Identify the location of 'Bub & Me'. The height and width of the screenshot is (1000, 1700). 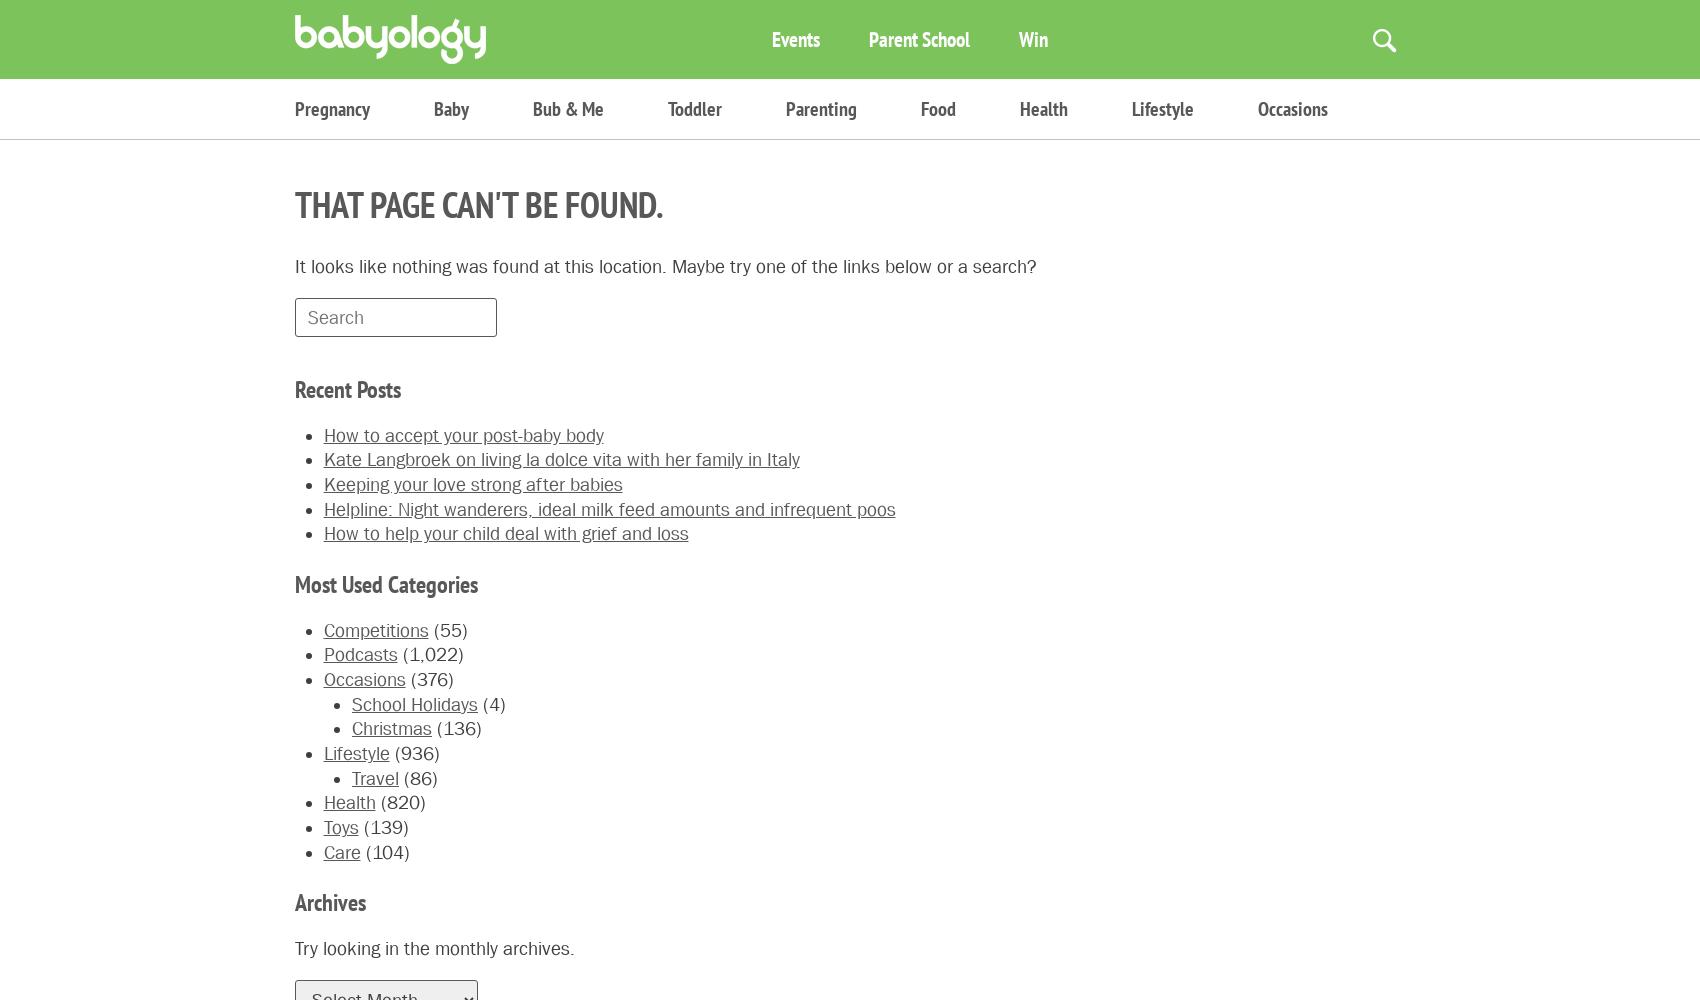
(567, 108).